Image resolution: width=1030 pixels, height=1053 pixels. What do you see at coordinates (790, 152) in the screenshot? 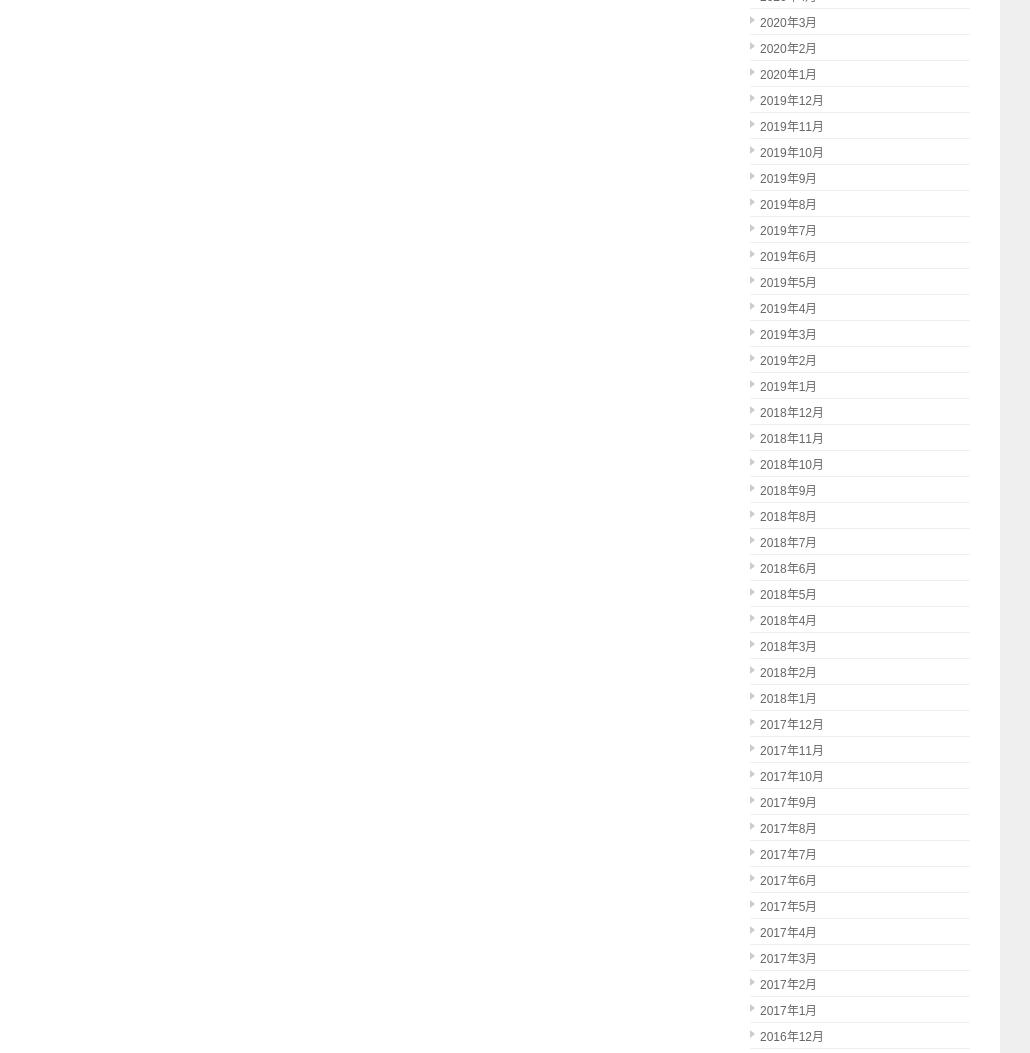
I see `'2019年10月'` at bounding box center [790, 152].